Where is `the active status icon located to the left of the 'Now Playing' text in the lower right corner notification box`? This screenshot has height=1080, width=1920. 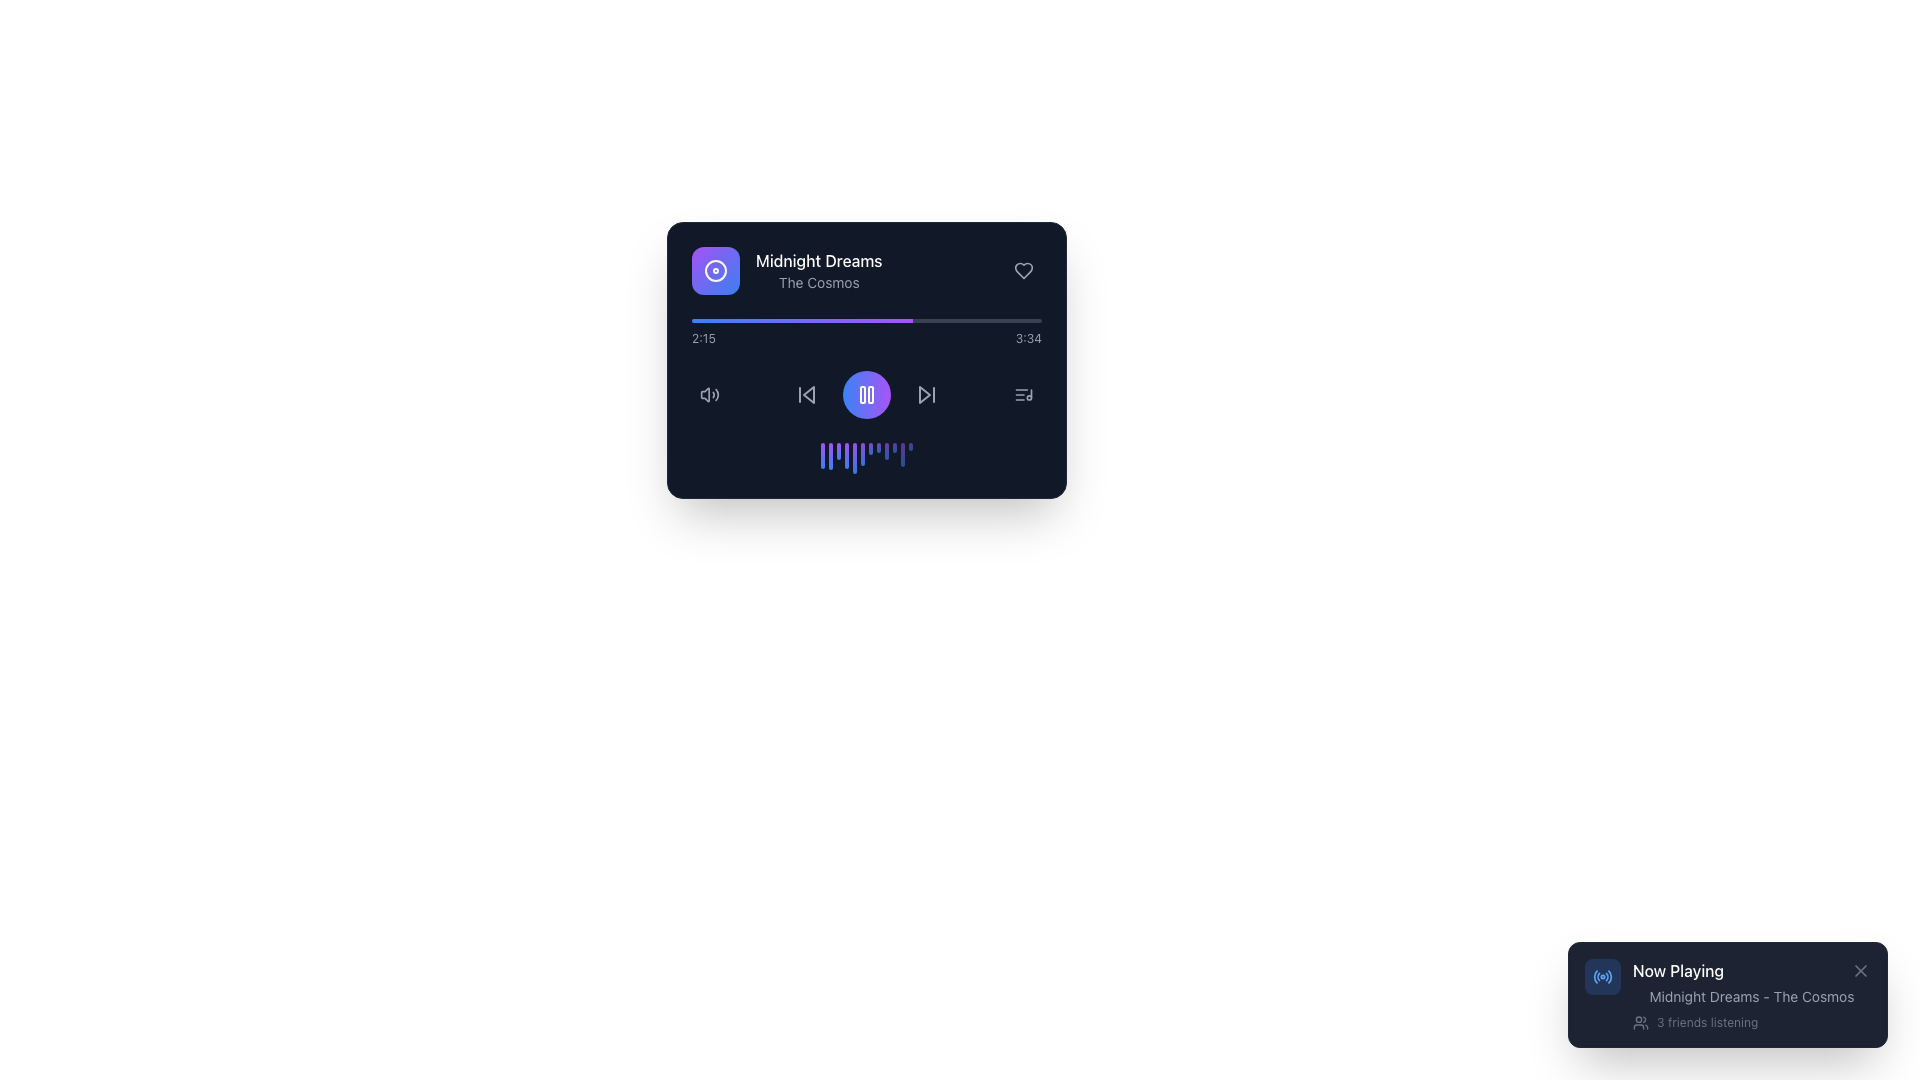 the active status icon located to the left of the 'Now Playing' text in the lower right corner notification box is located at coordinates (1603, 975).